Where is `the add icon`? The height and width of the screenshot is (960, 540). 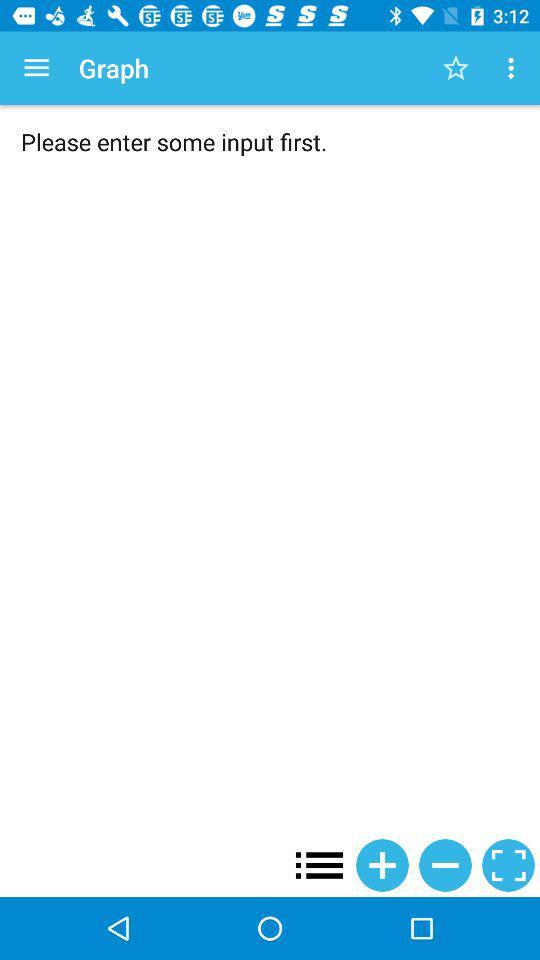 the add icon is located at coordinates (382, 864).